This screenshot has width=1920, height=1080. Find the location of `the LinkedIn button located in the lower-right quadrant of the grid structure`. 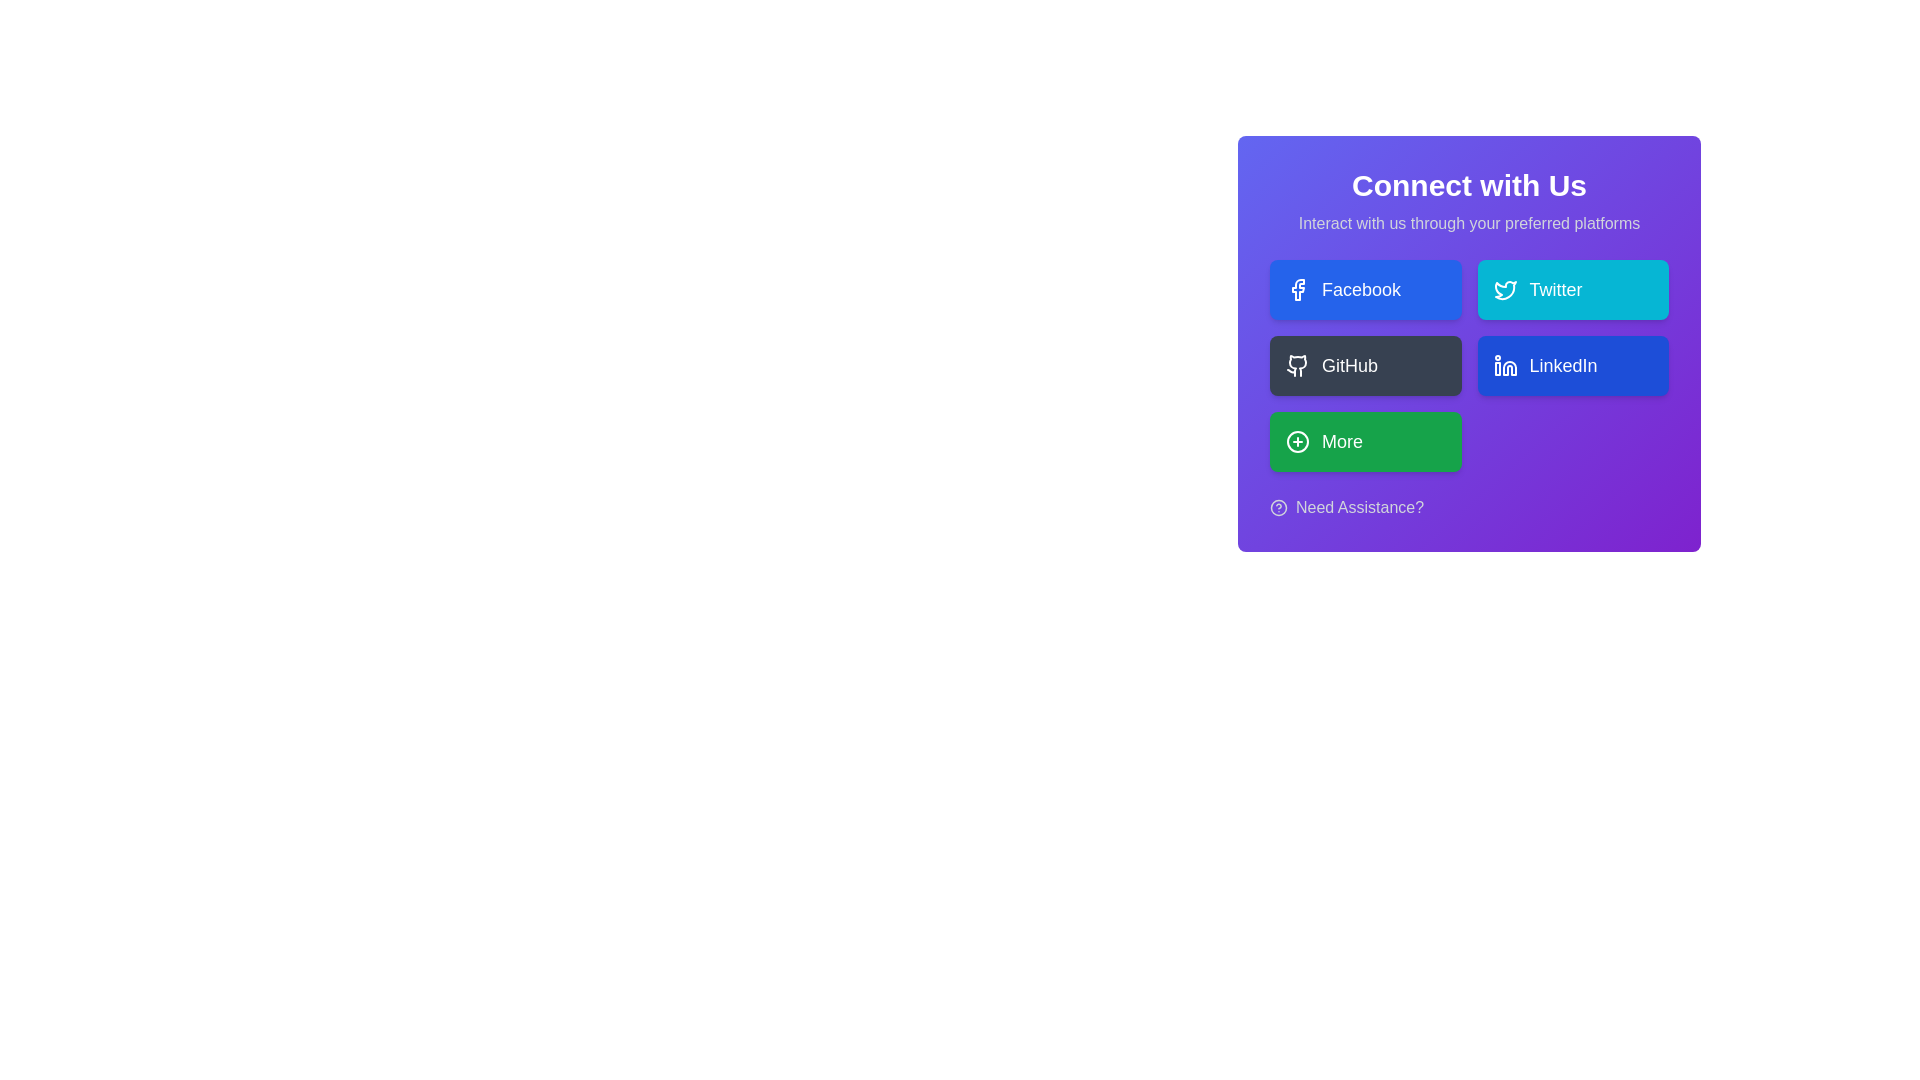

the LinkedIn button located in the lower-right quadrant of the grid structure is located at coordinates (1572, 366).